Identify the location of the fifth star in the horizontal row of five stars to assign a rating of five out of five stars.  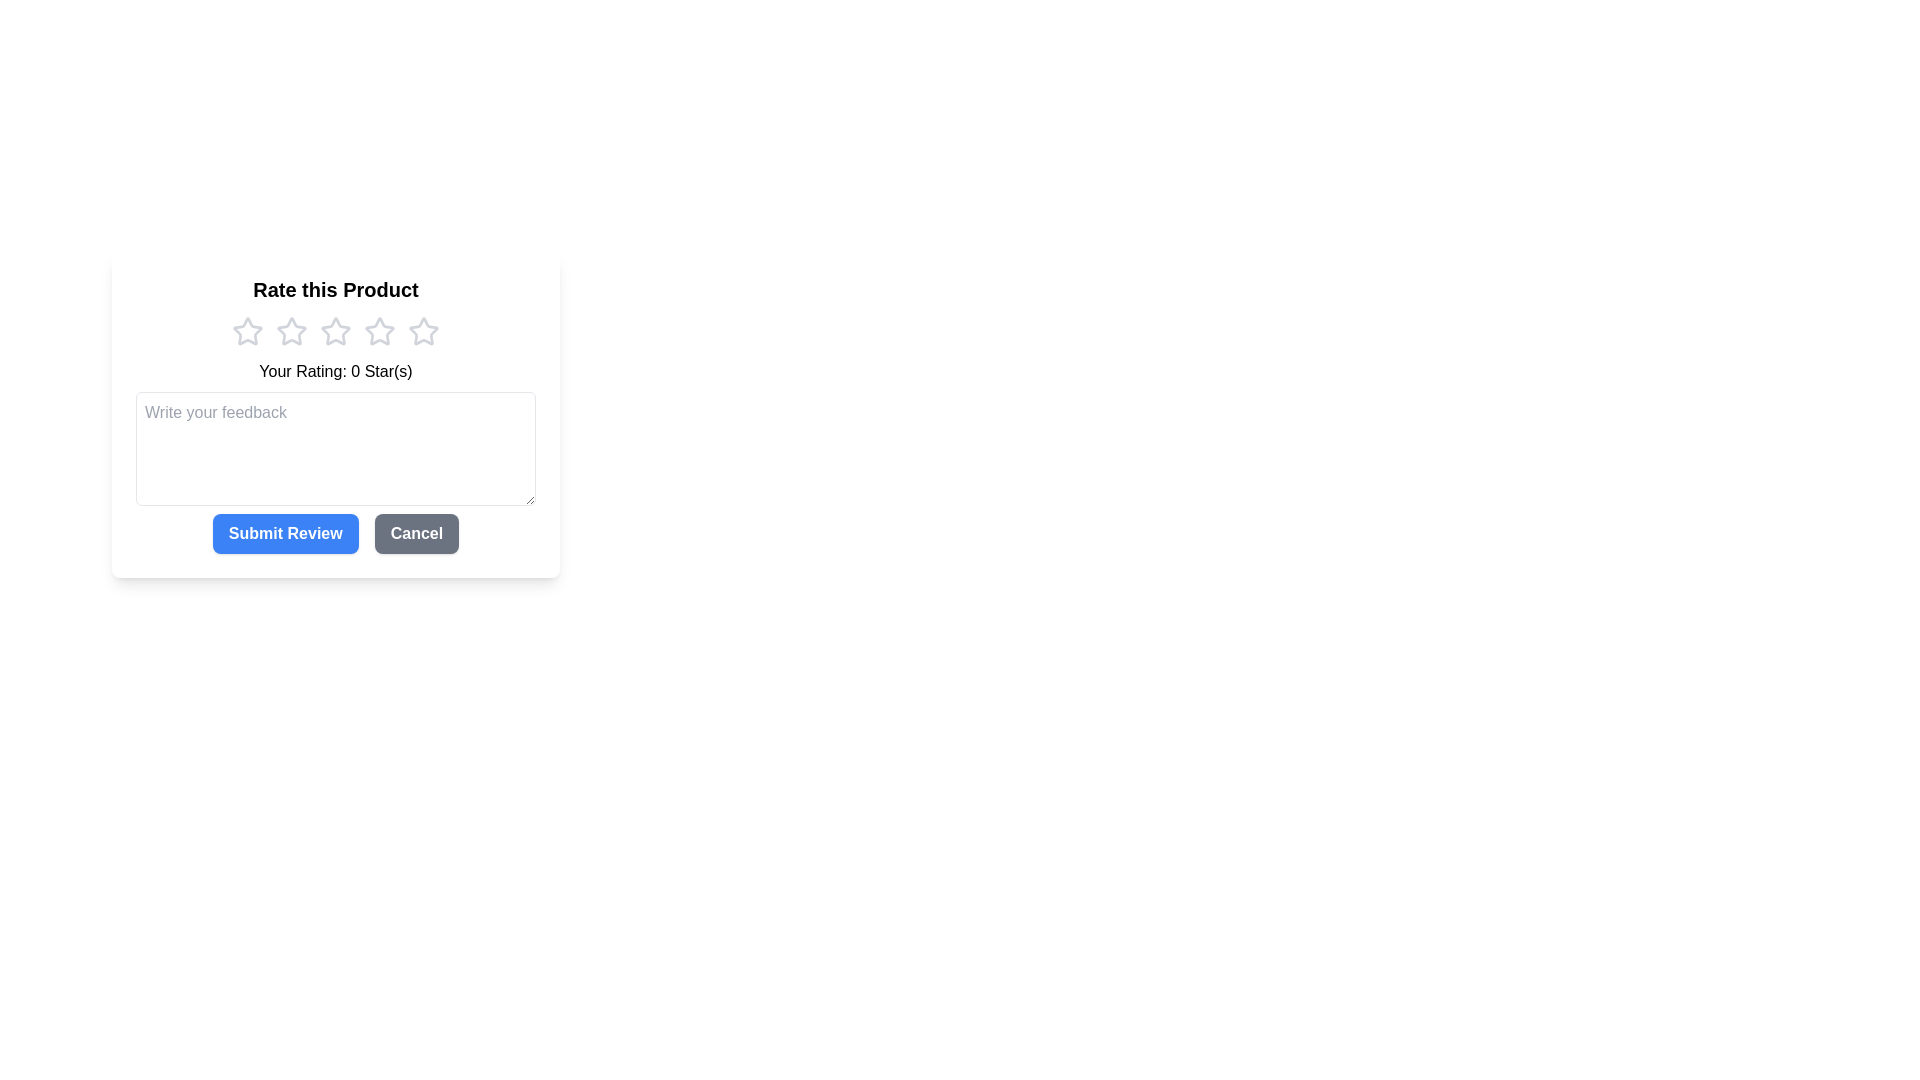
(421, 330).